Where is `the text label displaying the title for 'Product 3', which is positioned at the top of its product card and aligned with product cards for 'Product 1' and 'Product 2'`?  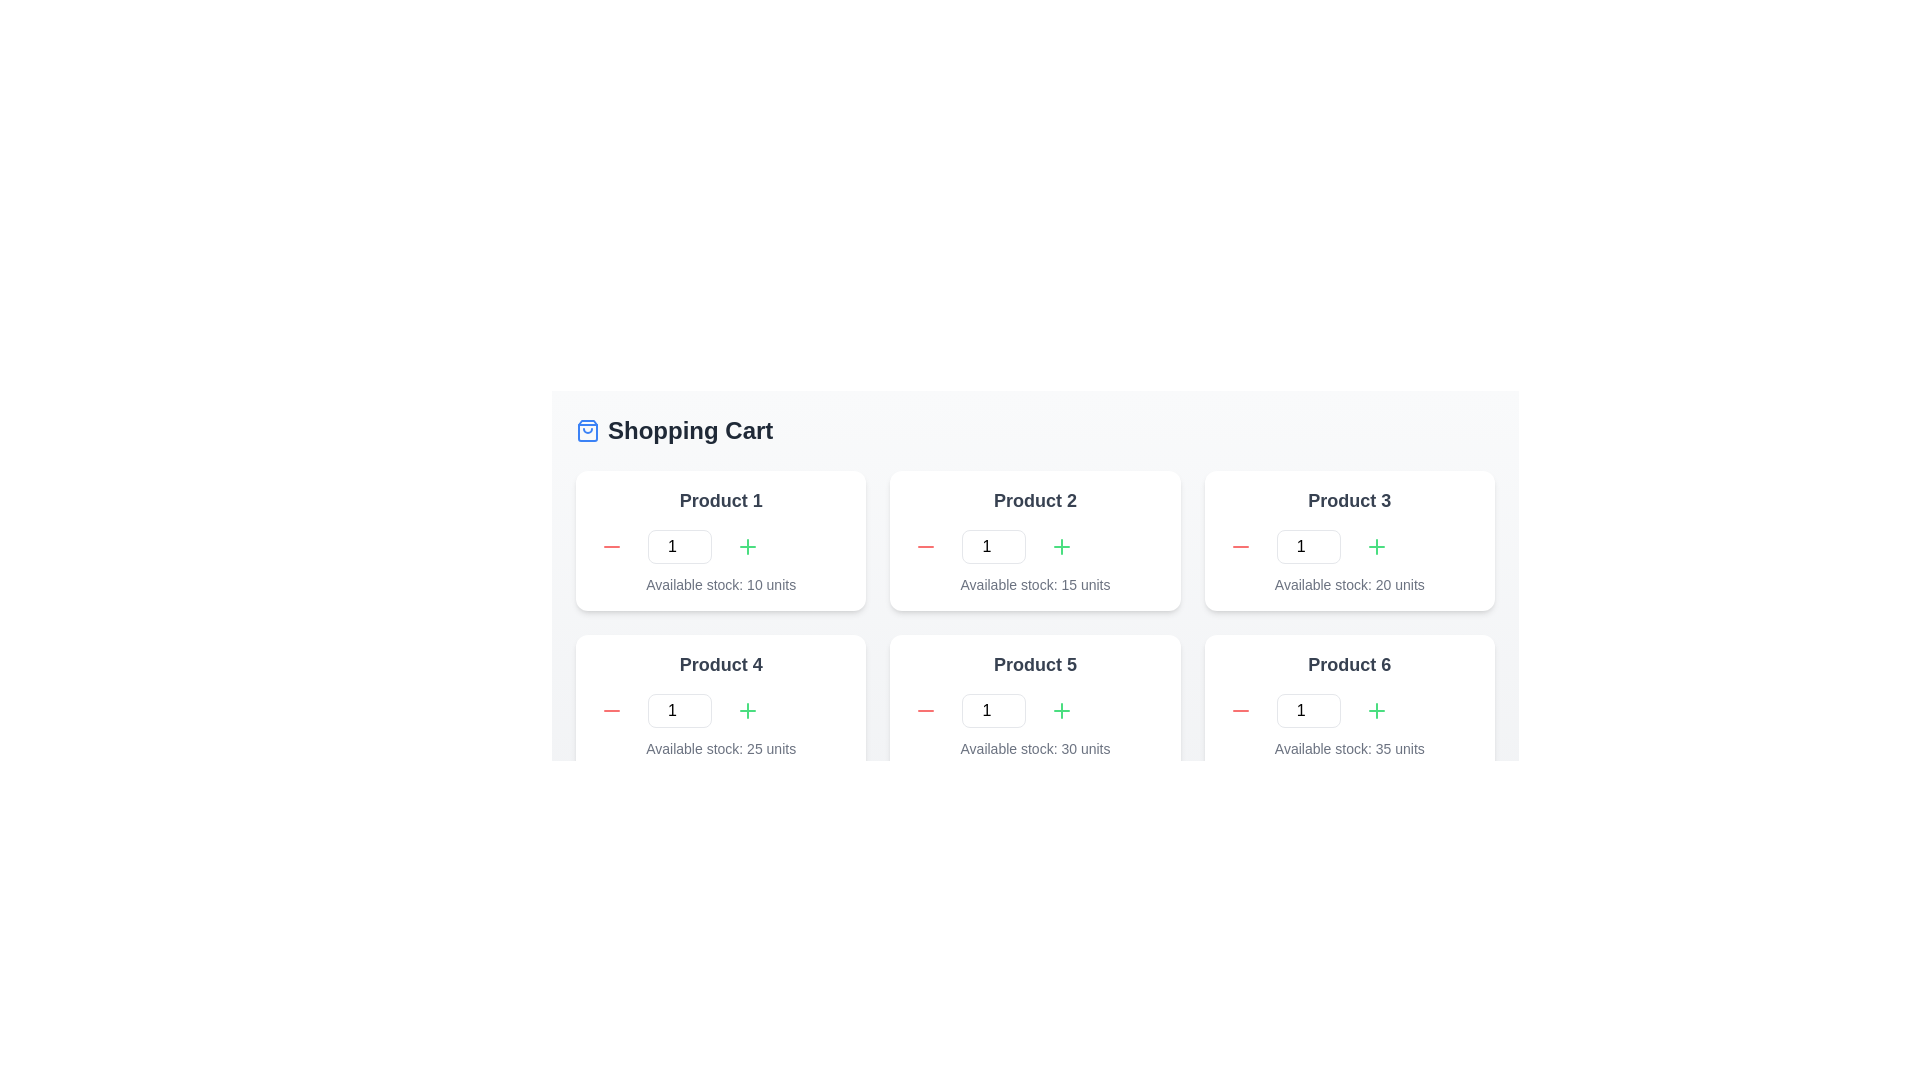
the text label displaying the title for 'Product 3', which is positioned at the top of its product card and aligned with product cards for 'Product 1' and 'Product 2' is located at coordinates (1349, 500).